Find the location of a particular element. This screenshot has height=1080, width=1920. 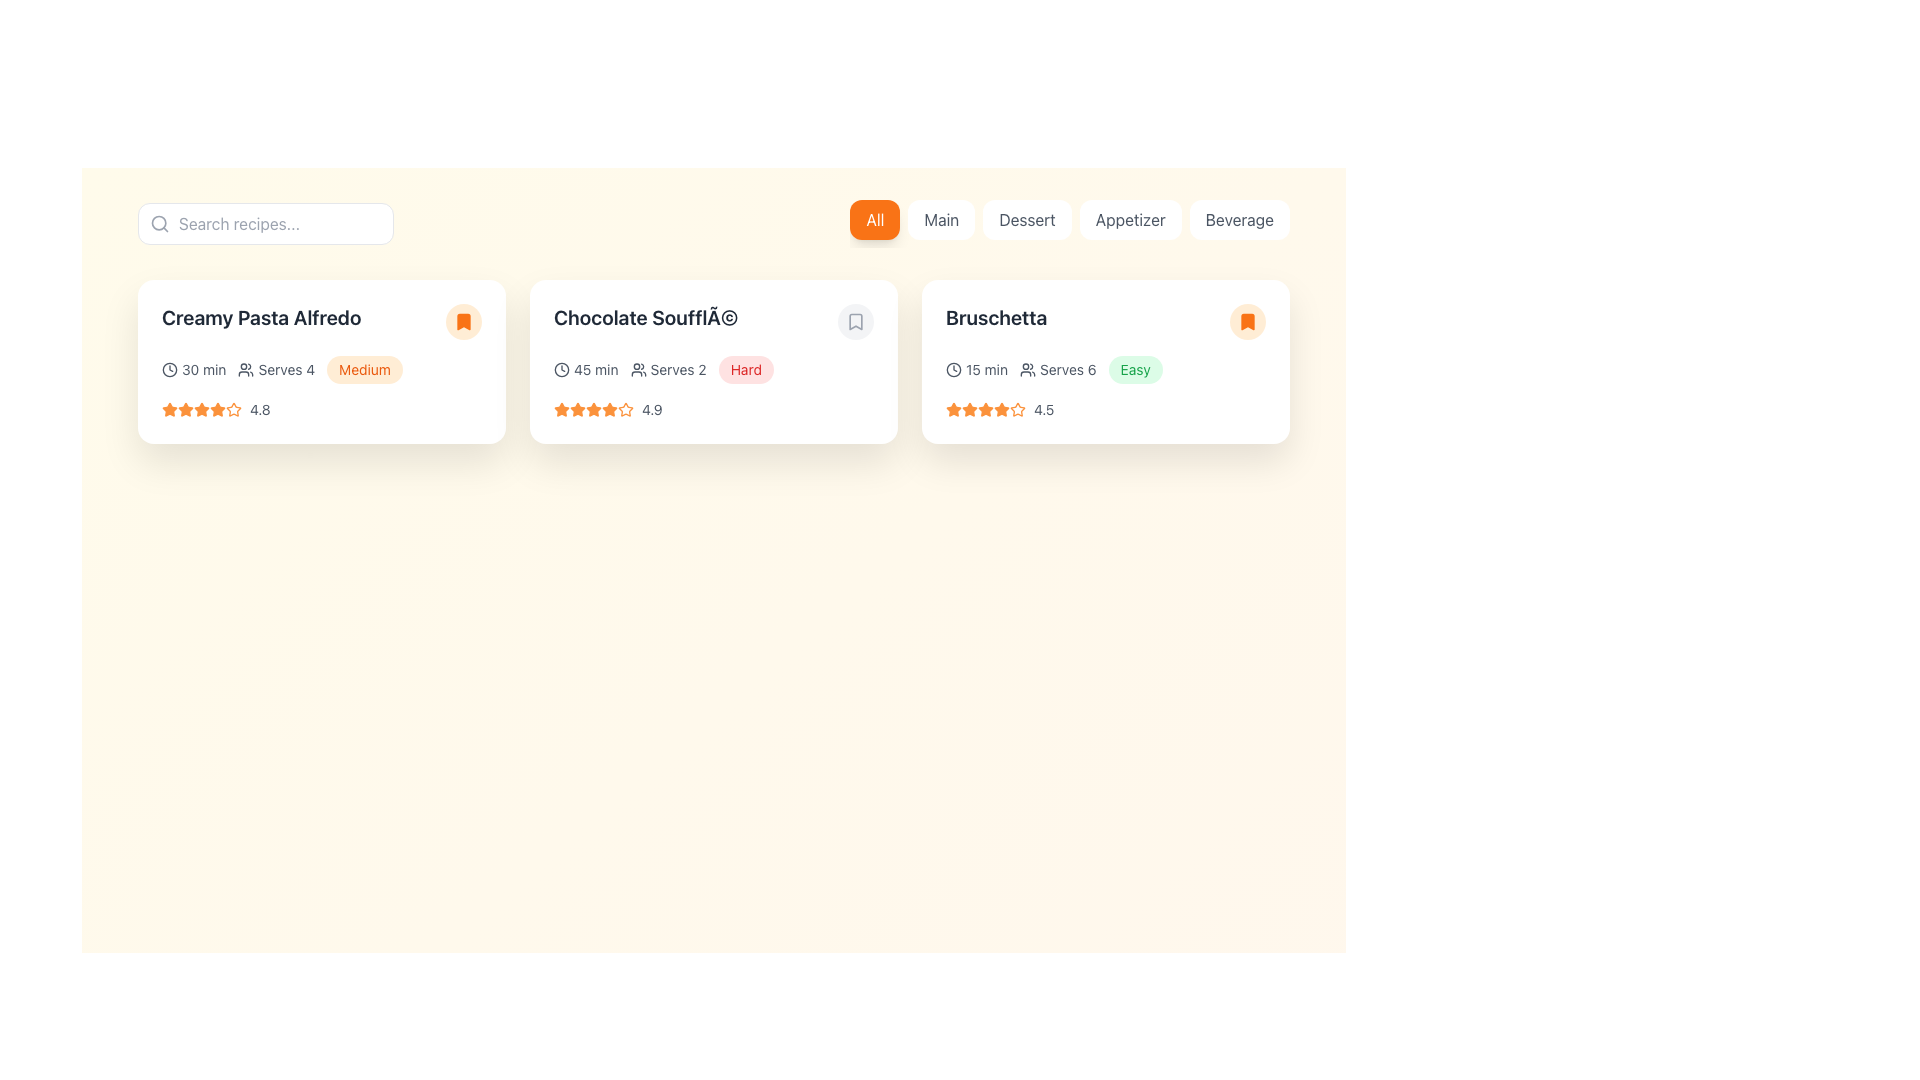

information displayed about the number of servings the recipe yields, located in the first recipe card next to the user icon and to the left of the 'Medium' tag is located at coordinates (285, 370).